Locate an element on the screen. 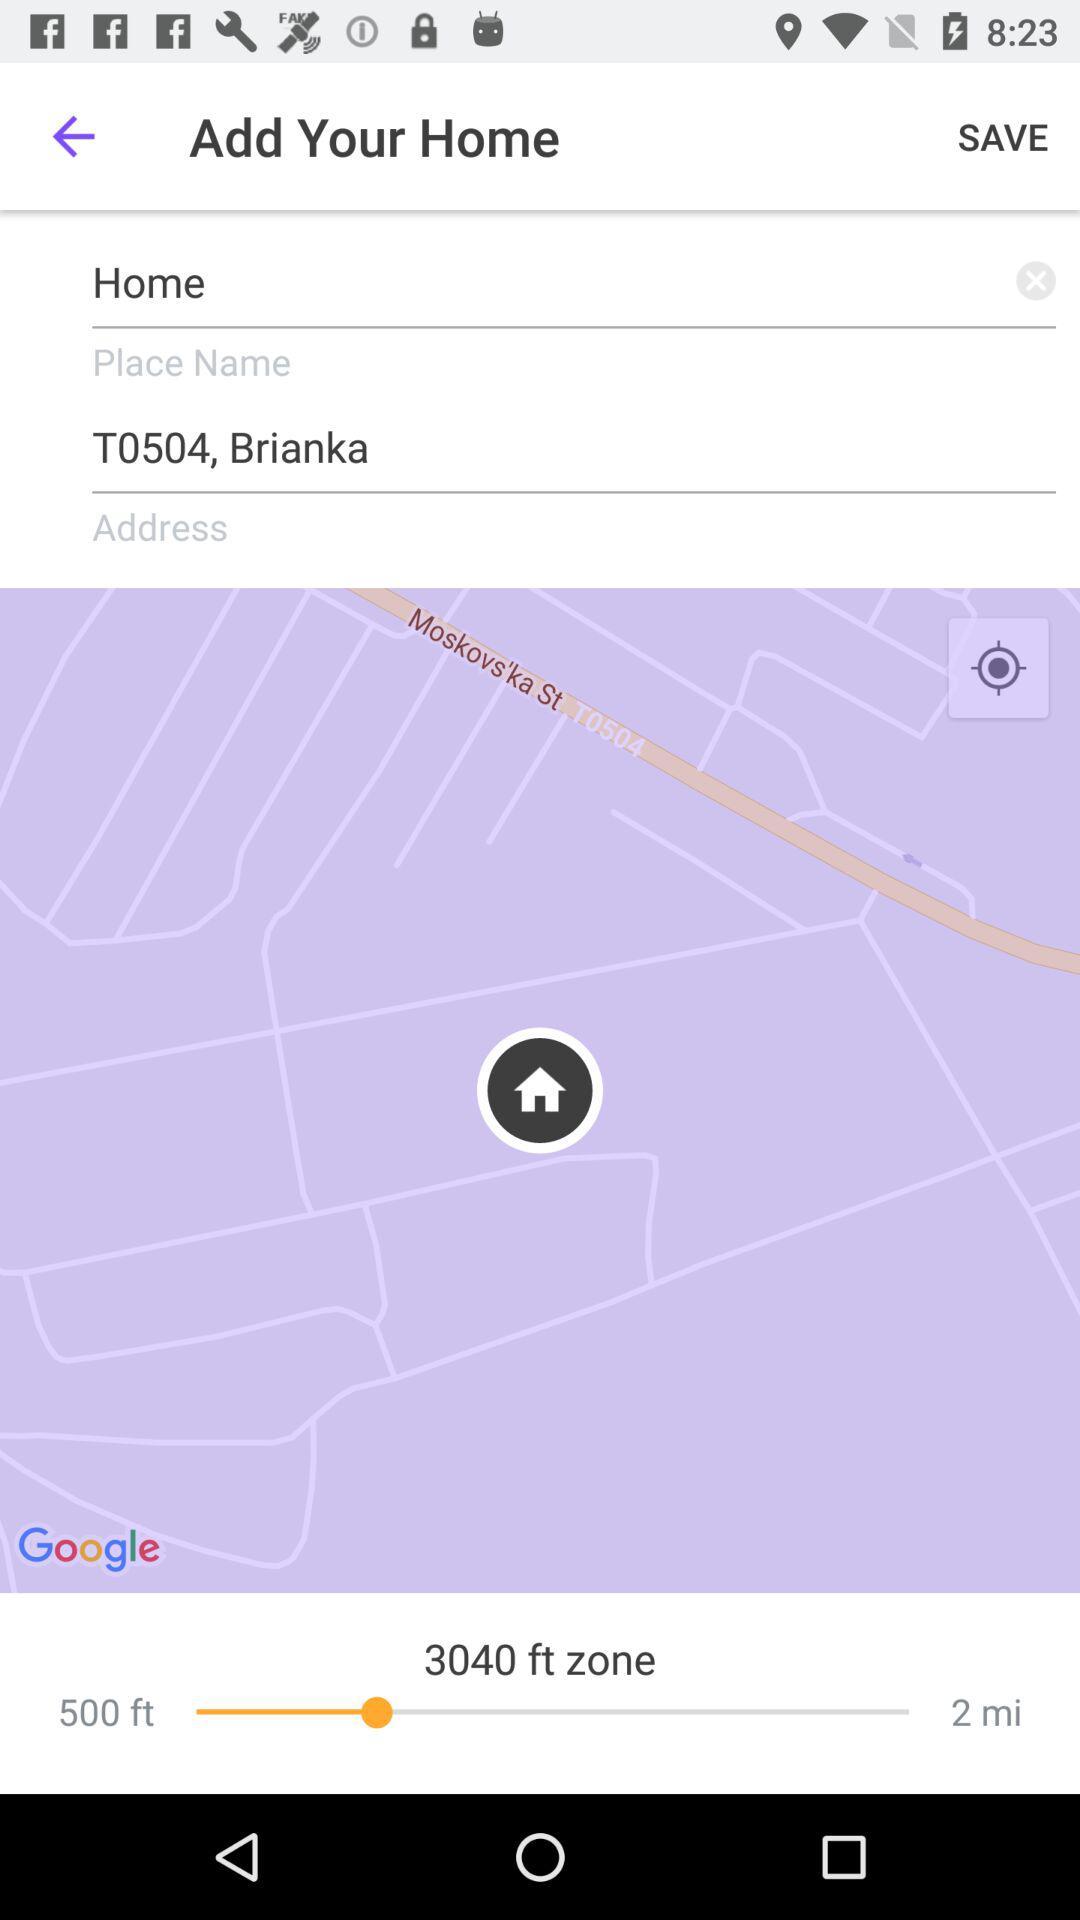  icon below address item is located at coordinates (540, 1089).